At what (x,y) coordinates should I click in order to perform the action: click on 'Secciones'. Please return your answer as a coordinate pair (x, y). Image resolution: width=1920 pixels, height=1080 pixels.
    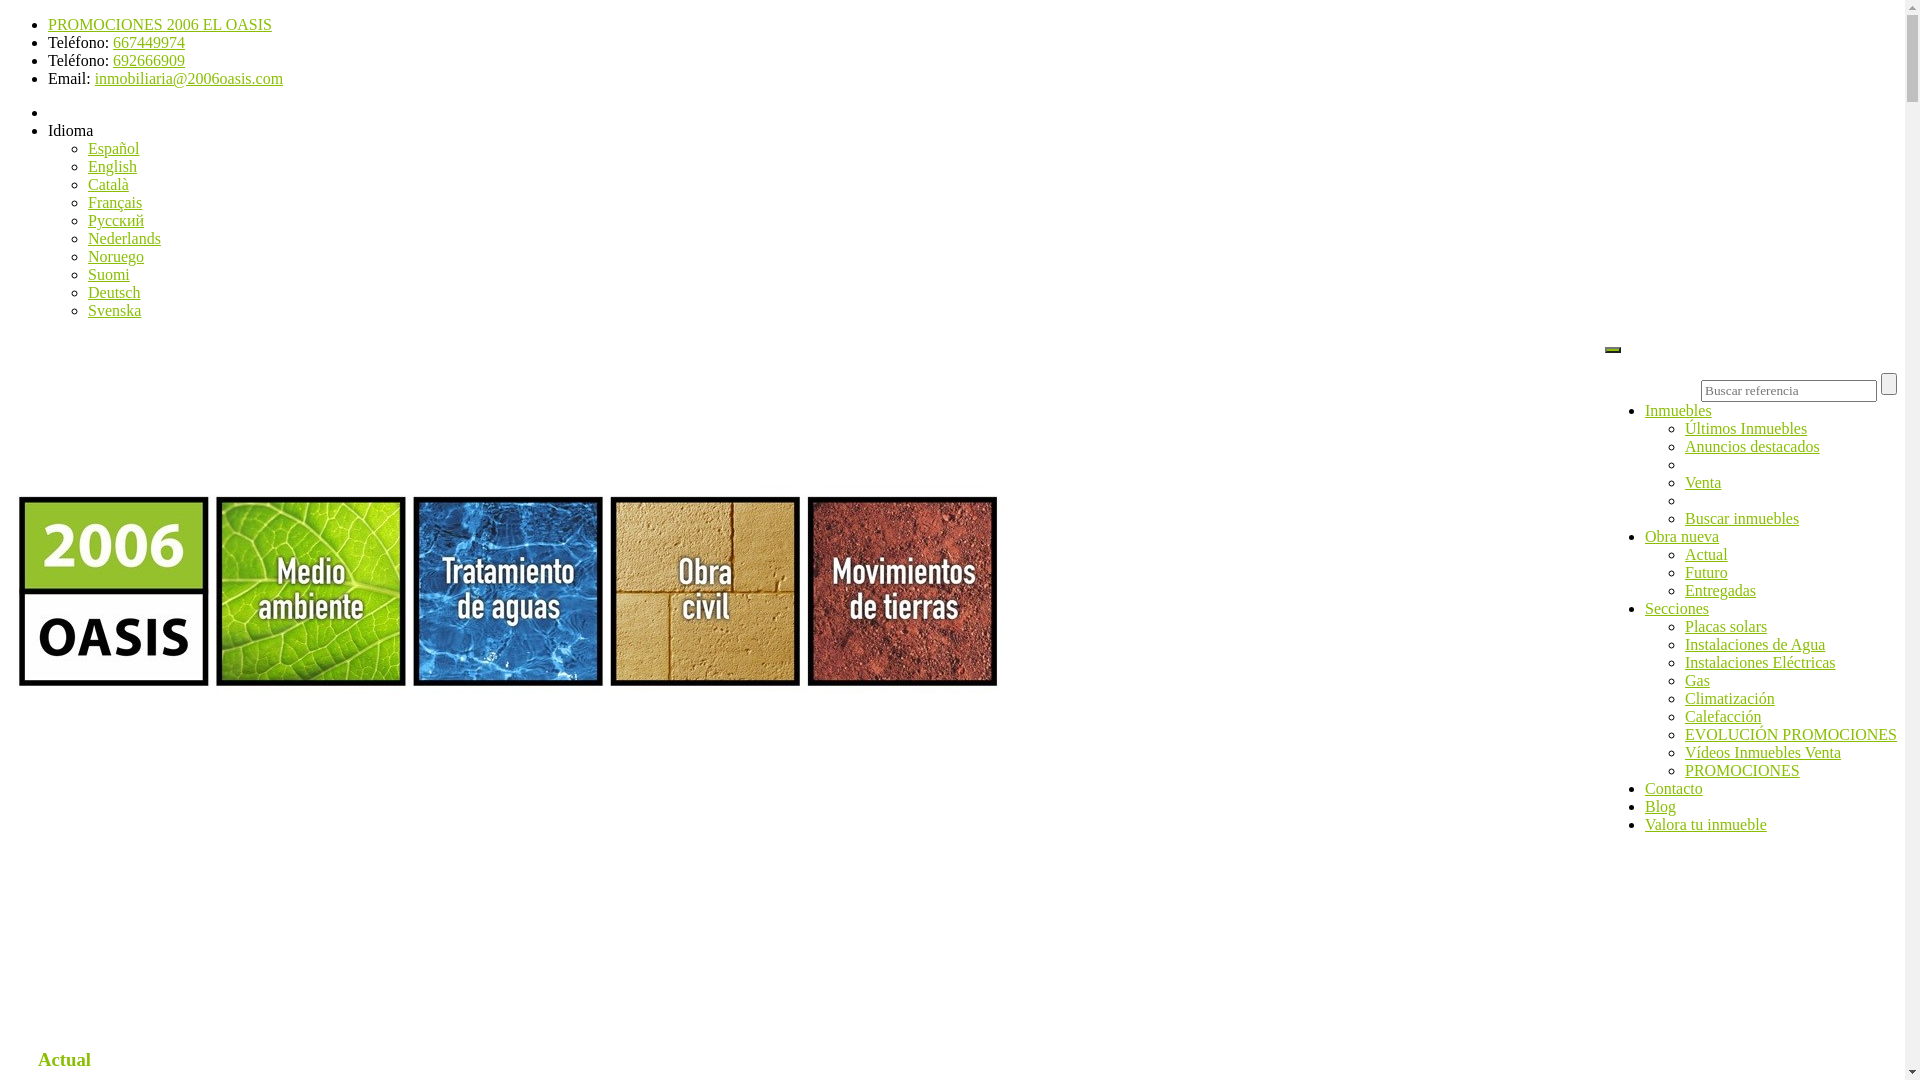
    Looking at the image, I should click on (1645, 607).